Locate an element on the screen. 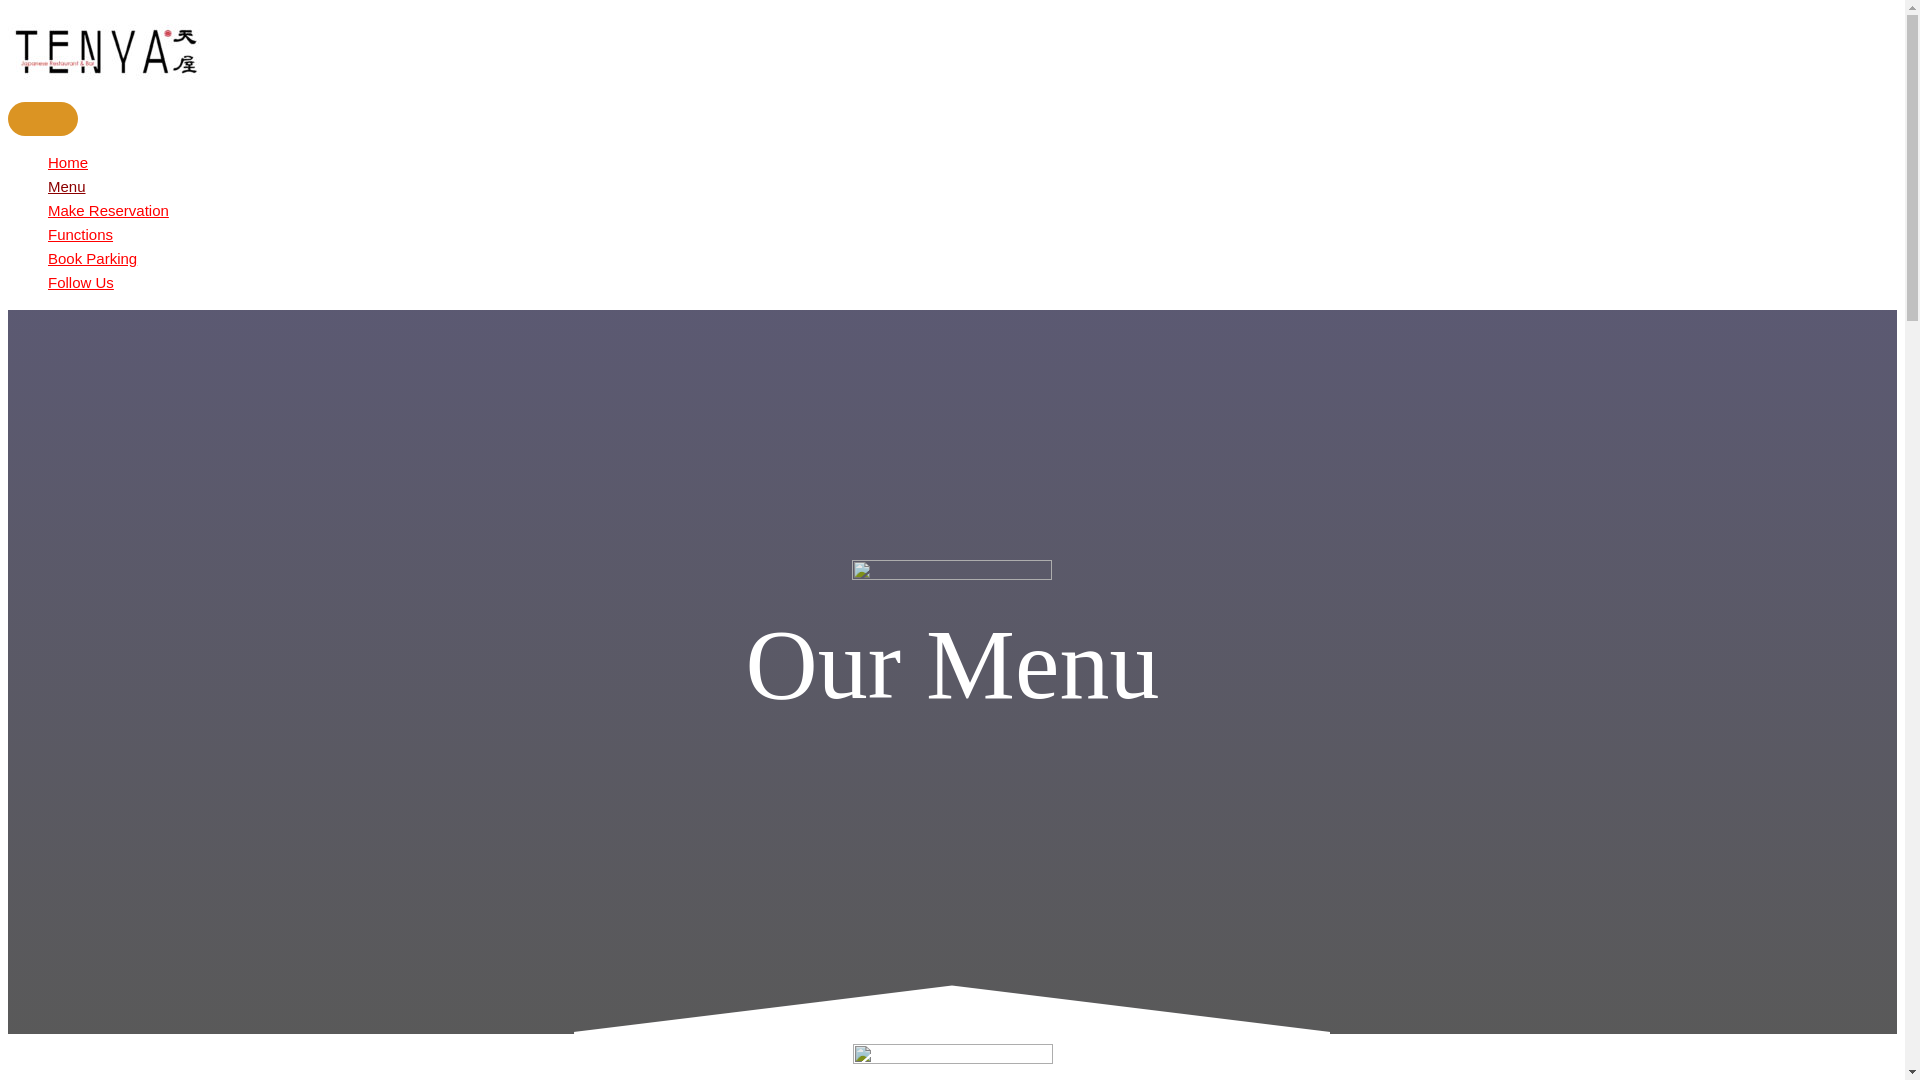 This screenshot has height=1080, width=1920. 'Follow Us' is located at coordinates (648, 282).